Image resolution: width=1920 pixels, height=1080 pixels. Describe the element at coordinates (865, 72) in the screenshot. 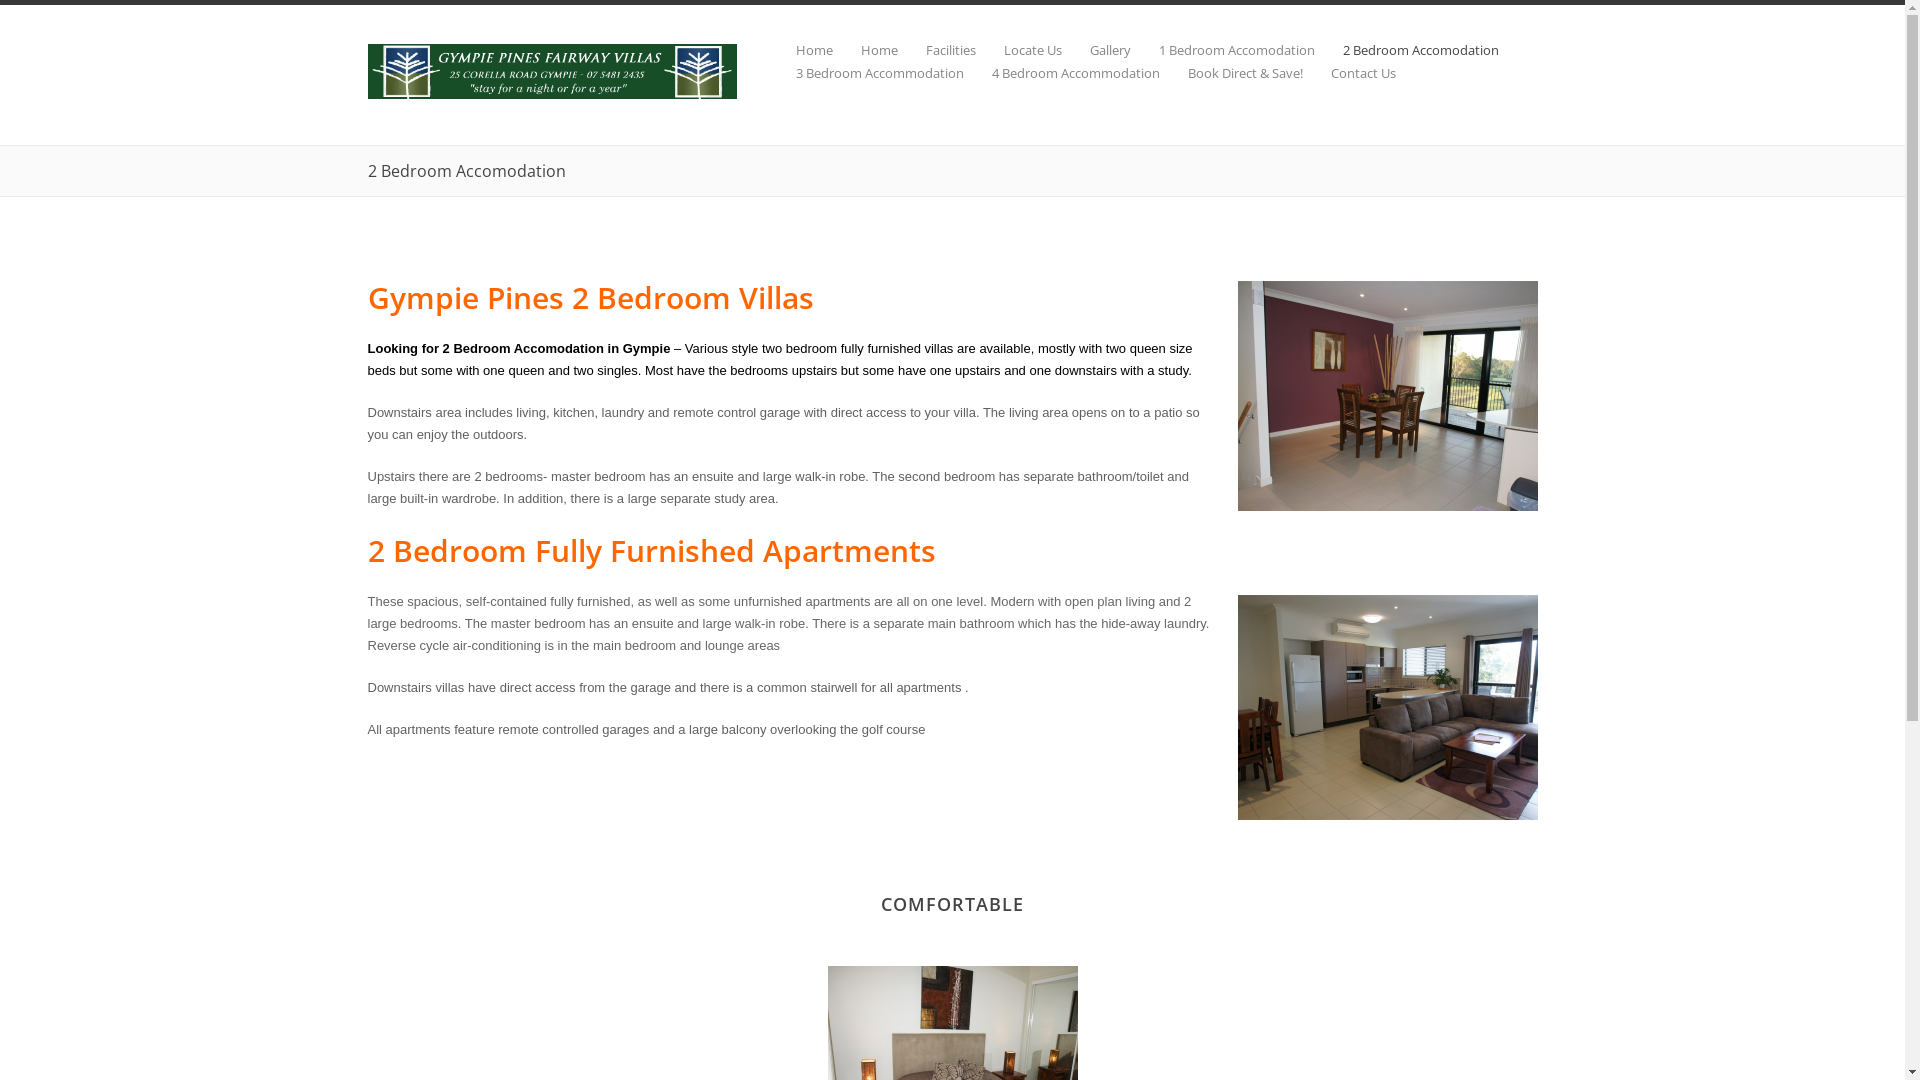

I see `'3 Bedroom Accommodation'` at that location.